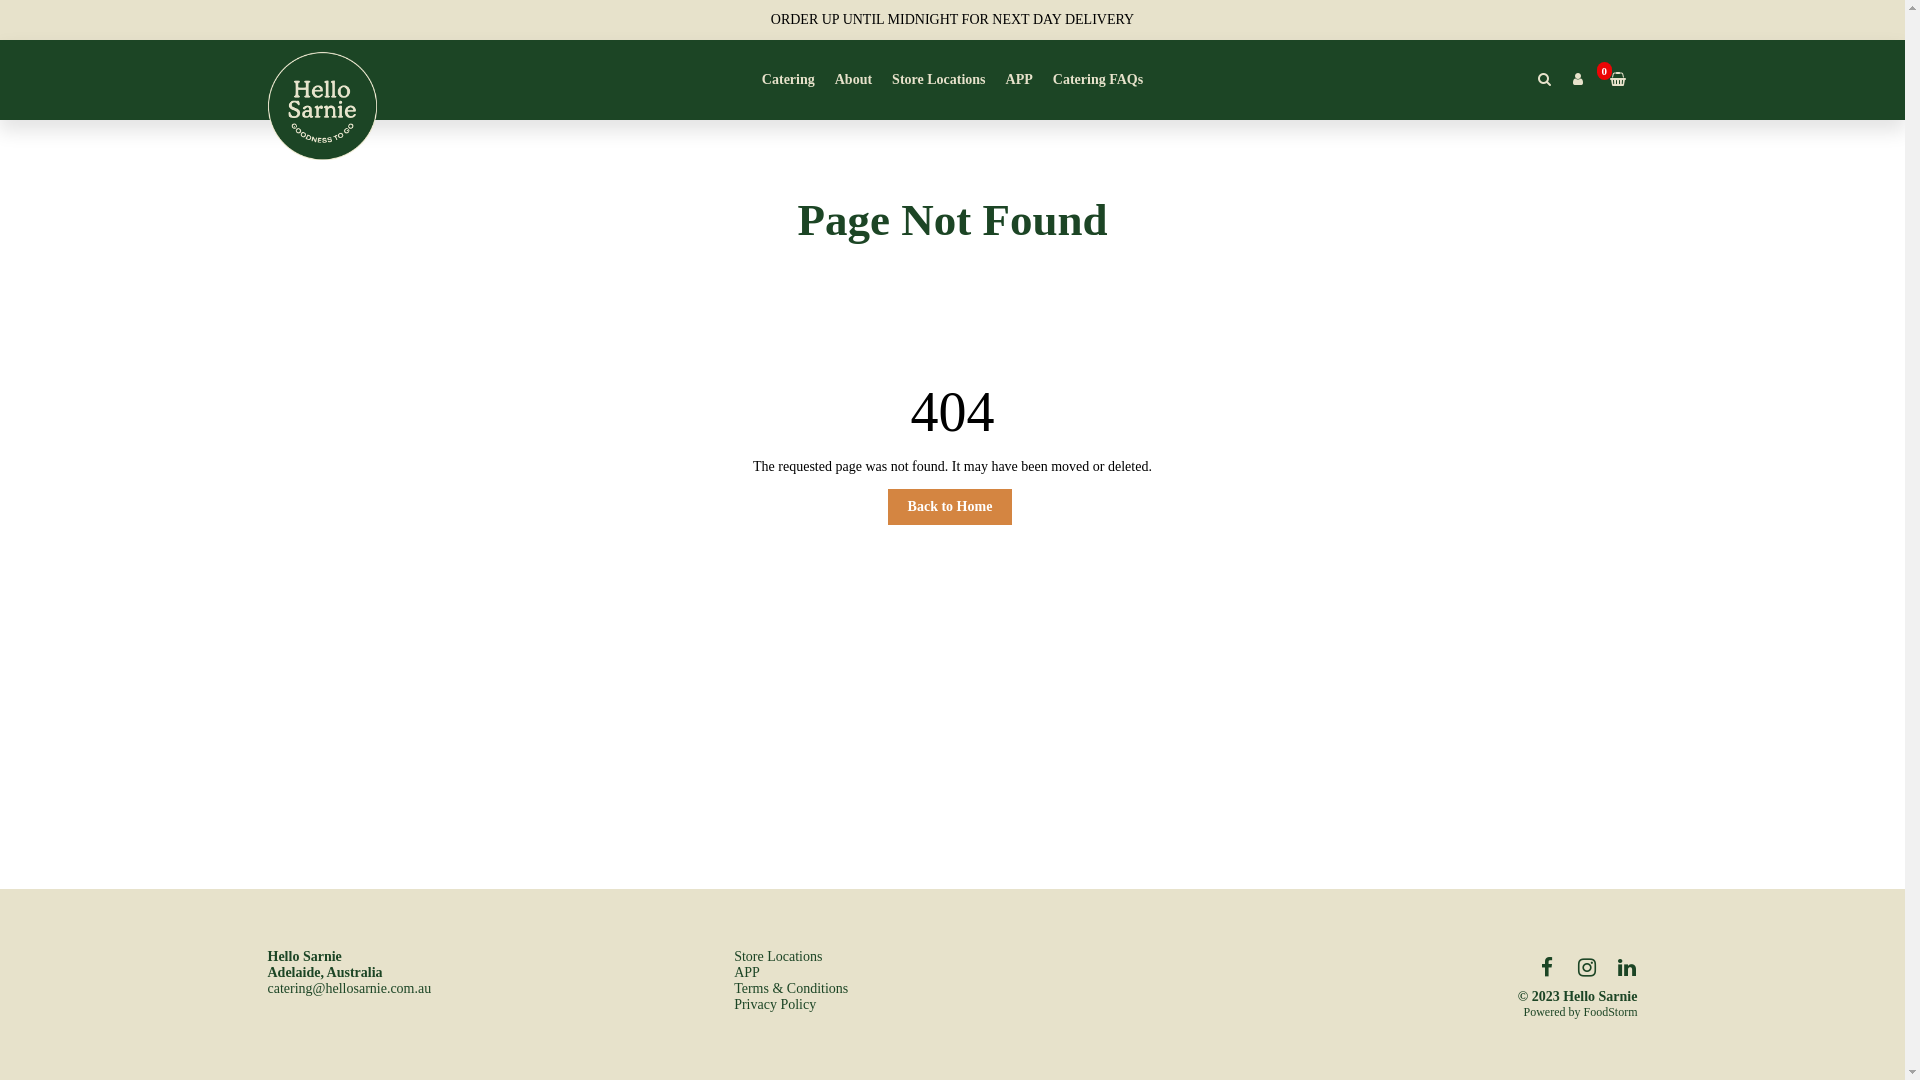  What do you see at coordinates (350, 987) in the screenshot?
I see `'catering@hellosarnie.com.au'` at bounding box center [350, 987].